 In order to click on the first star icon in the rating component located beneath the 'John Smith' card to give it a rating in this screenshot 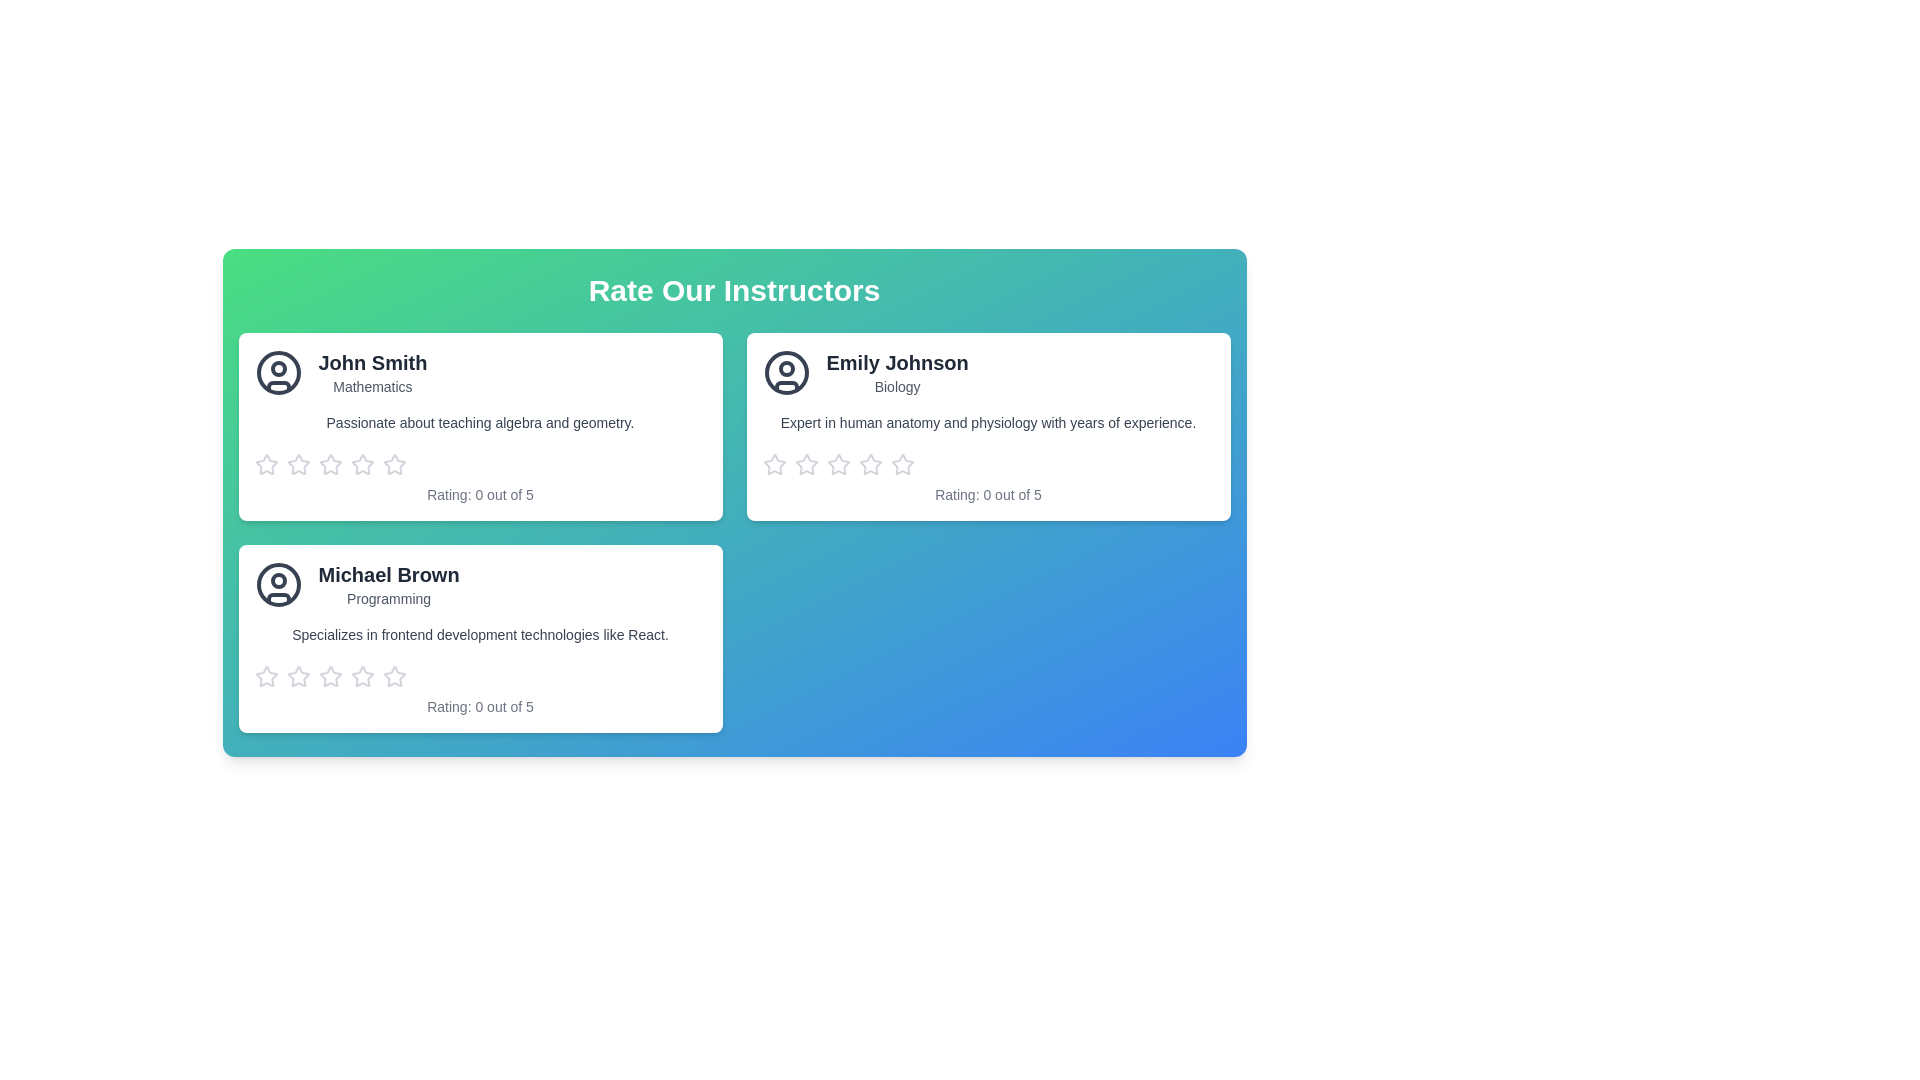, I will do `click(265, 465)`.